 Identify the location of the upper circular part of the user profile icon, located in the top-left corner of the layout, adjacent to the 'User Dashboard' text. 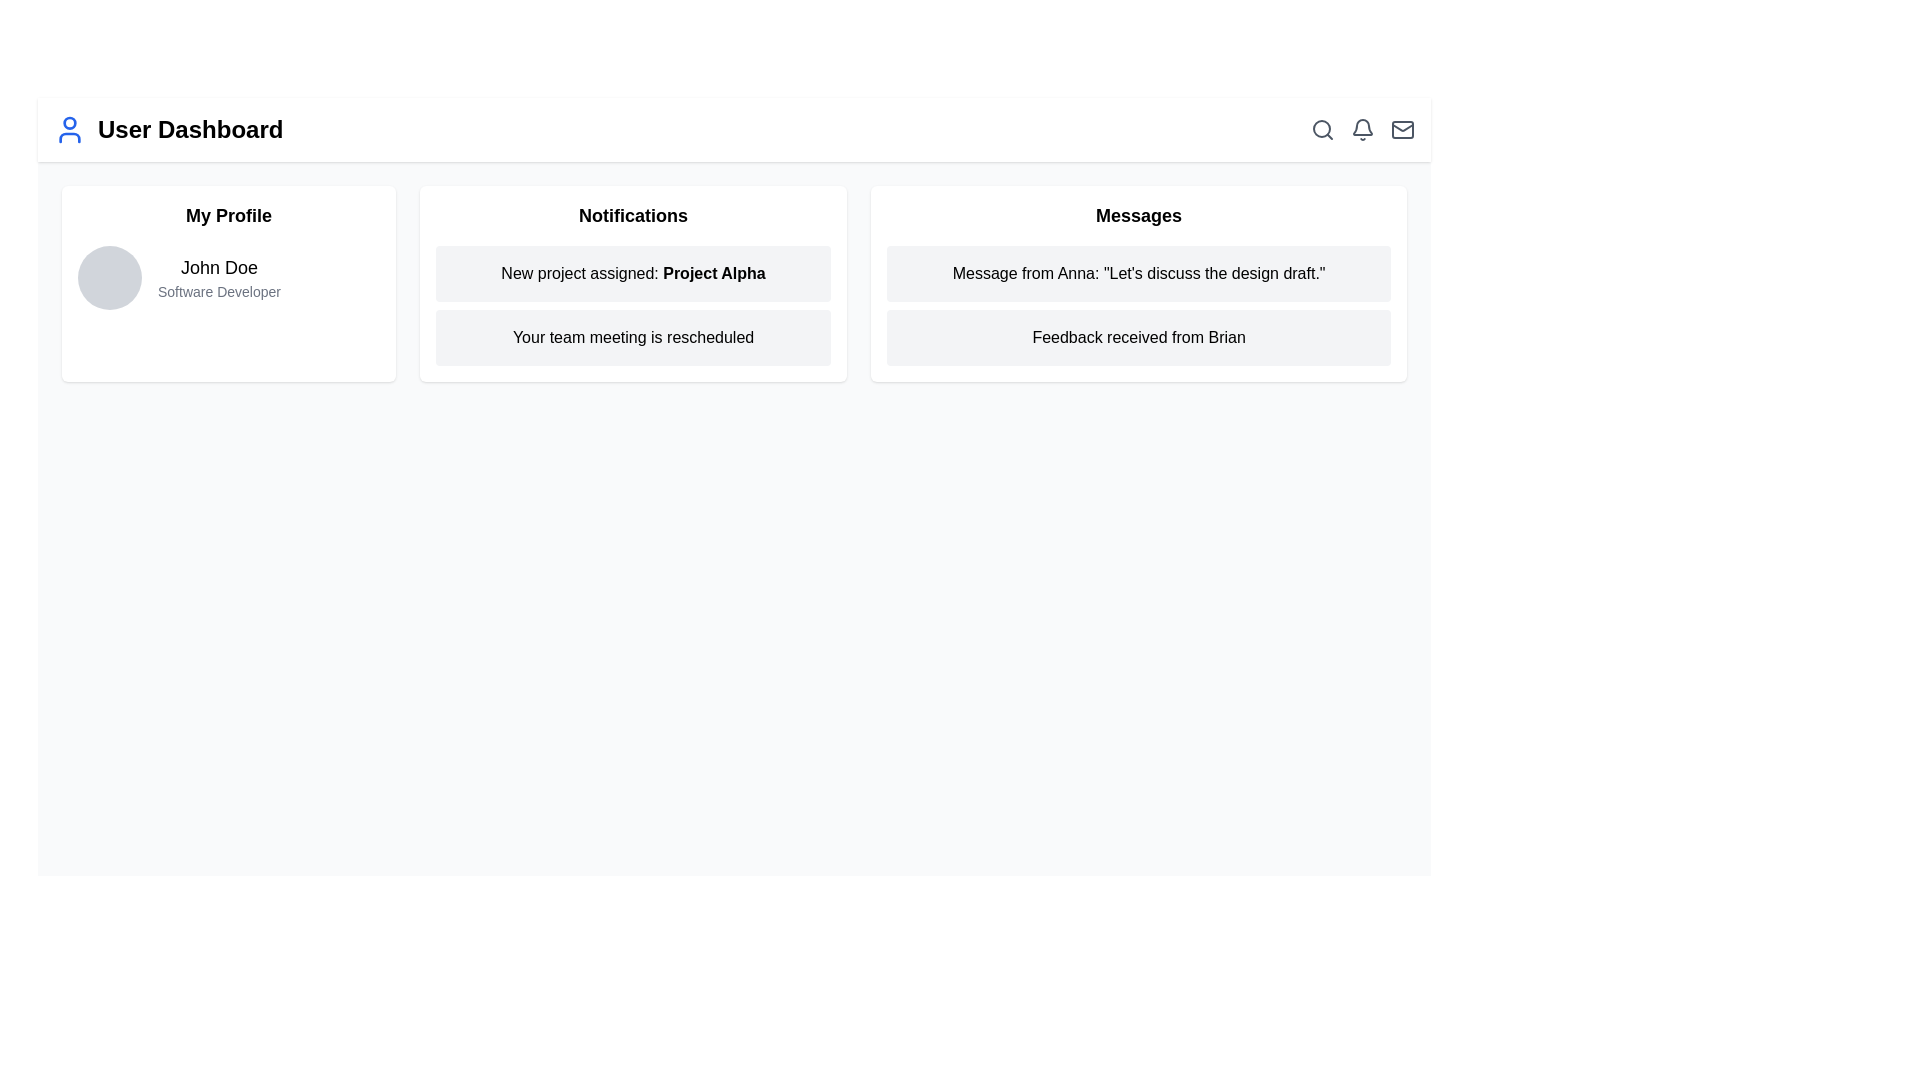
(70, 123).